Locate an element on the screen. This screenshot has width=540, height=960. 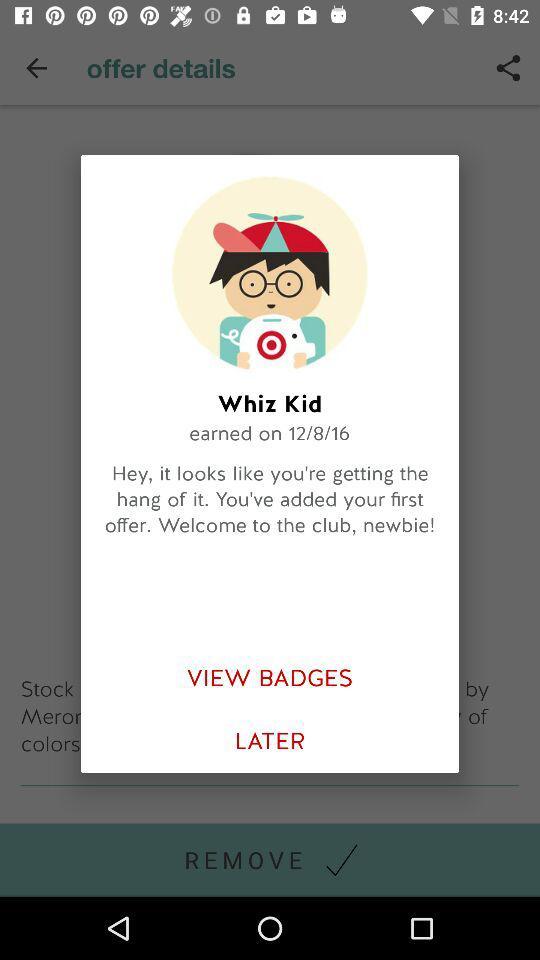
the icon below hey it looks is located at coordinates (270, 678).